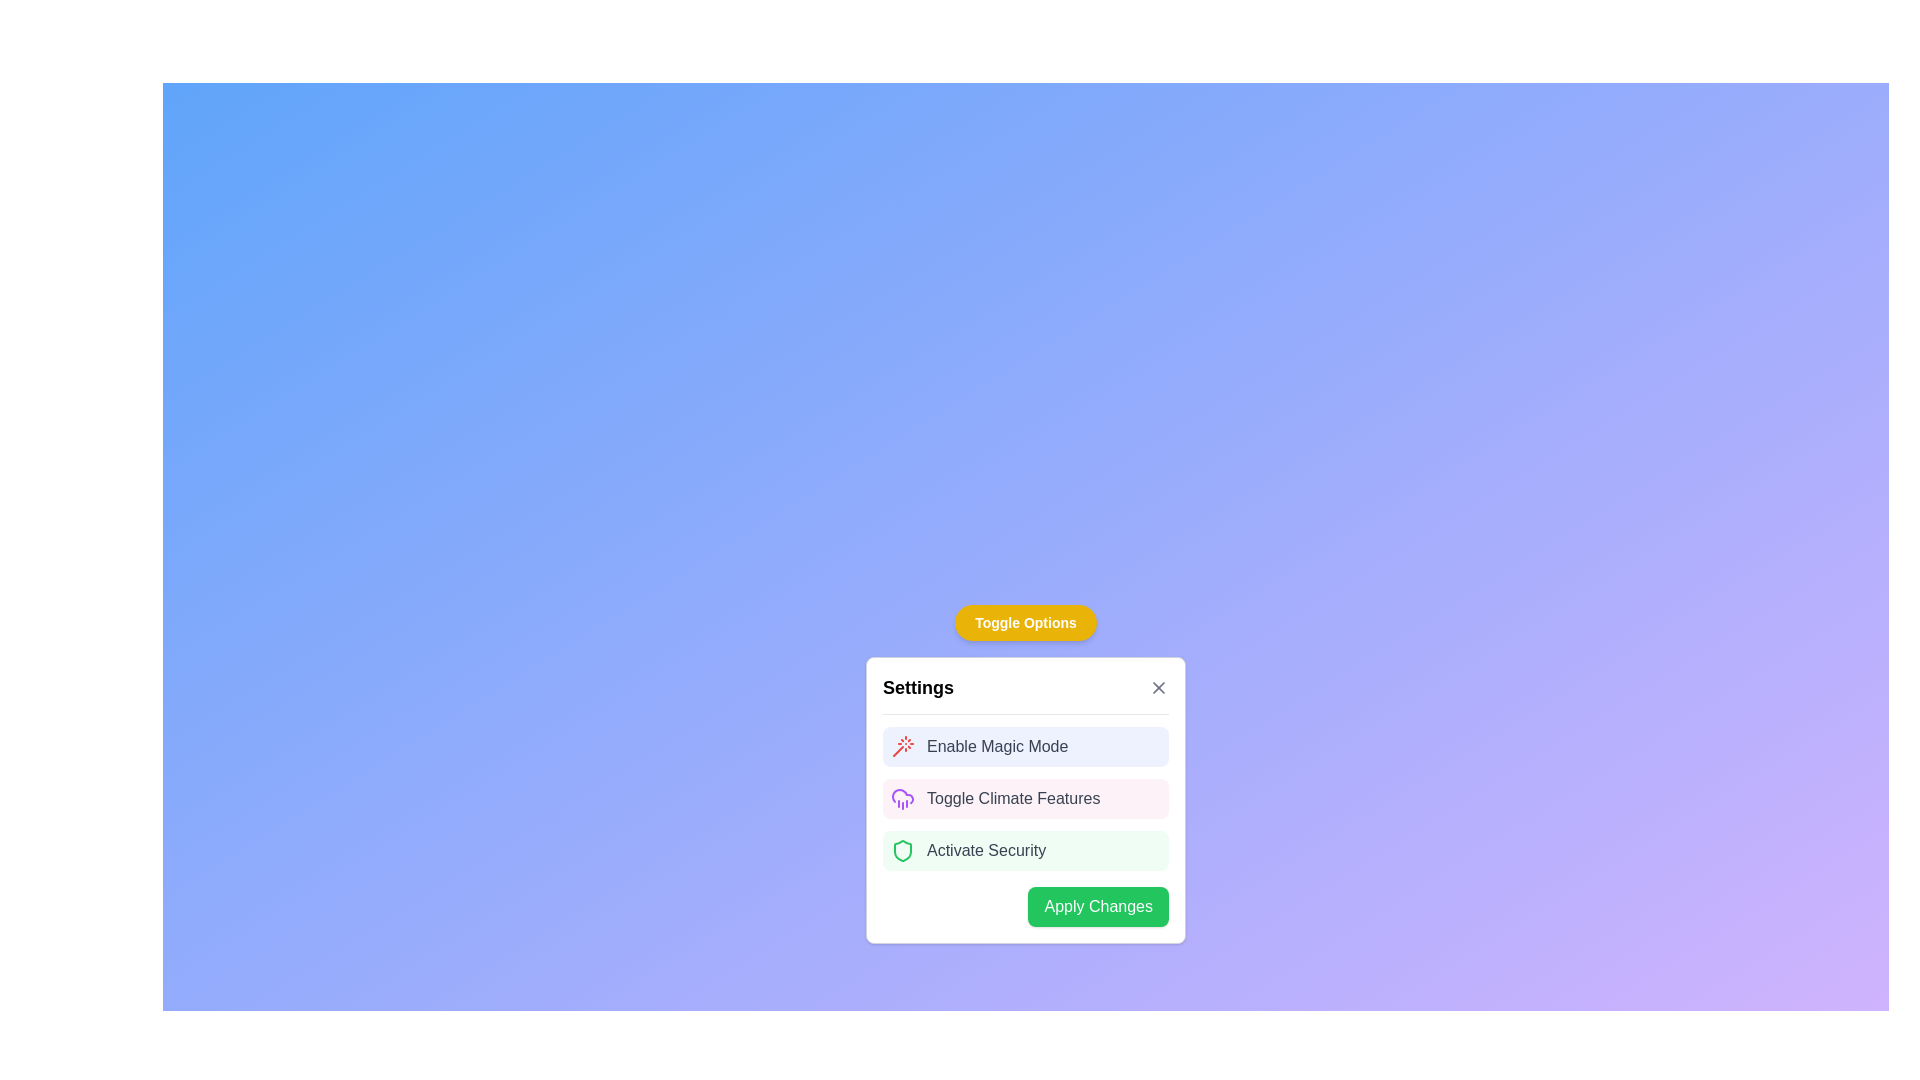 This screenshot has height=1080, width=1920. Describe the element at coordinates (901, 747) in the screenshot. I see `the icon of a wand with sparkles, styled in red, located to the left of the text 'Enable Magic Mode' in the settings section` at that location.